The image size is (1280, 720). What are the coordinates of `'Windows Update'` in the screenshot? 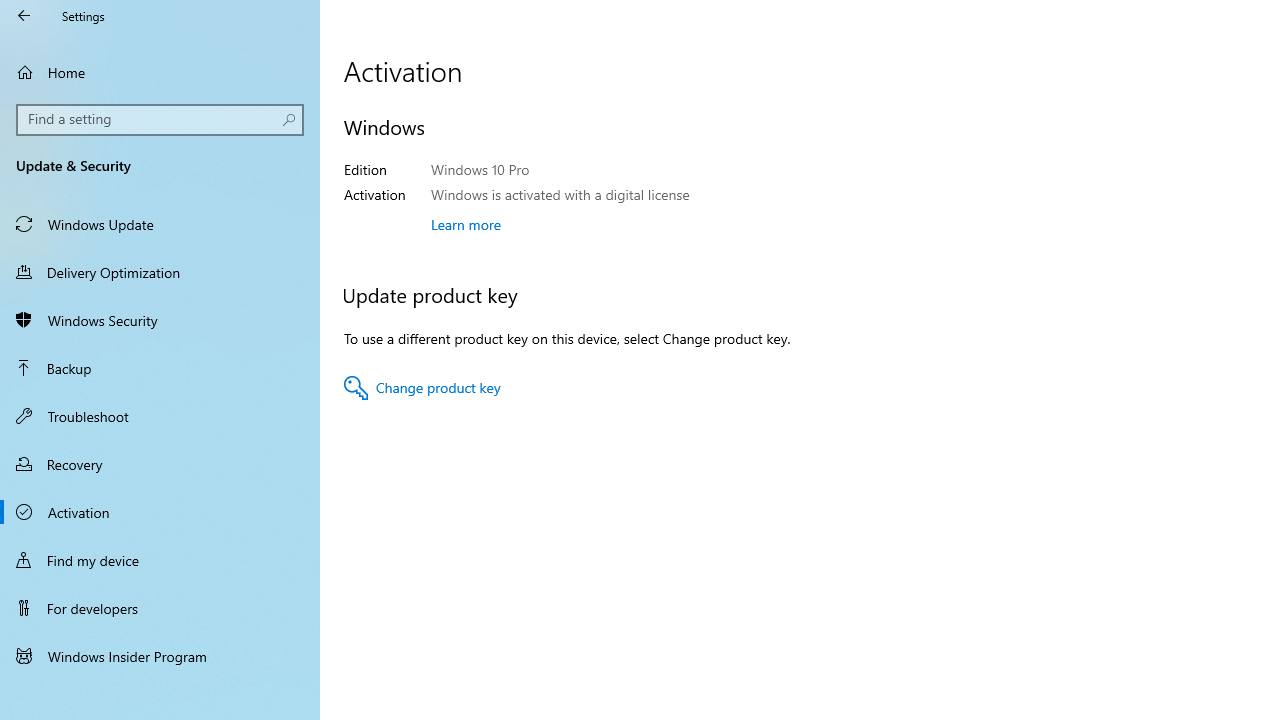 It's located at (160, 223).